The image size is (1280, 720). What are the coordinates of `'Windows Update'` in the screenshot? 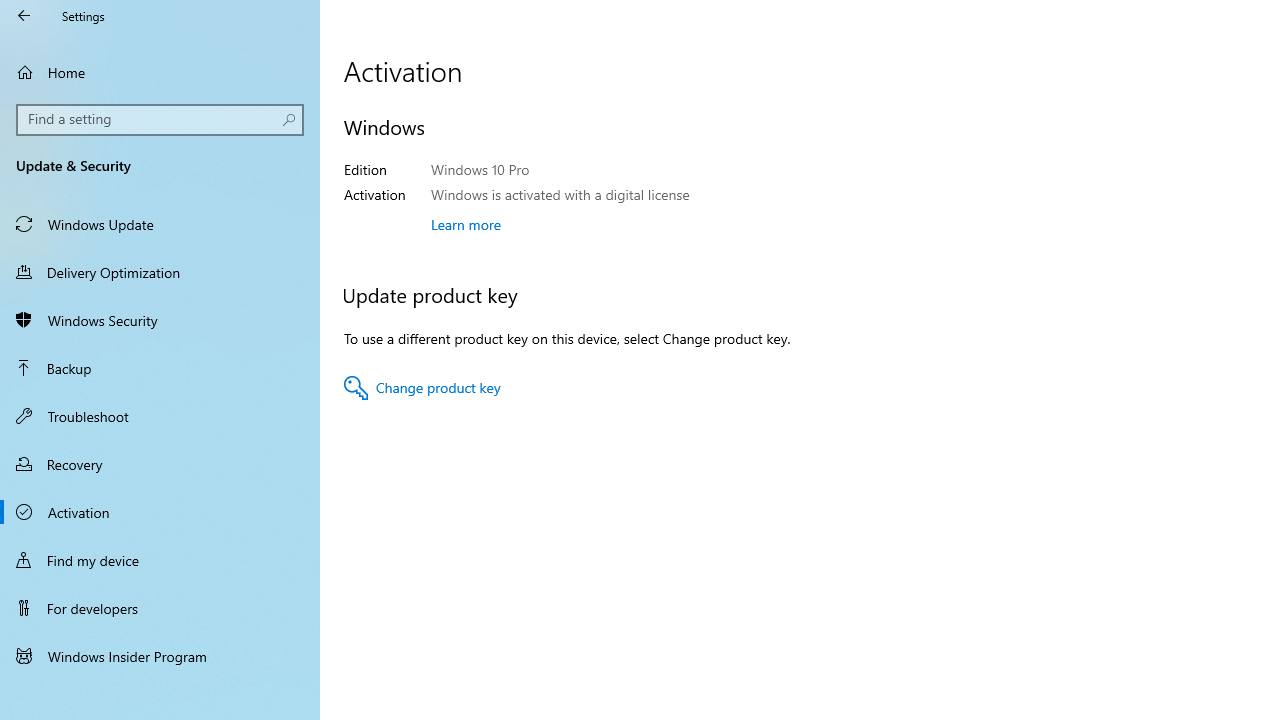 It's located at (160, 223).